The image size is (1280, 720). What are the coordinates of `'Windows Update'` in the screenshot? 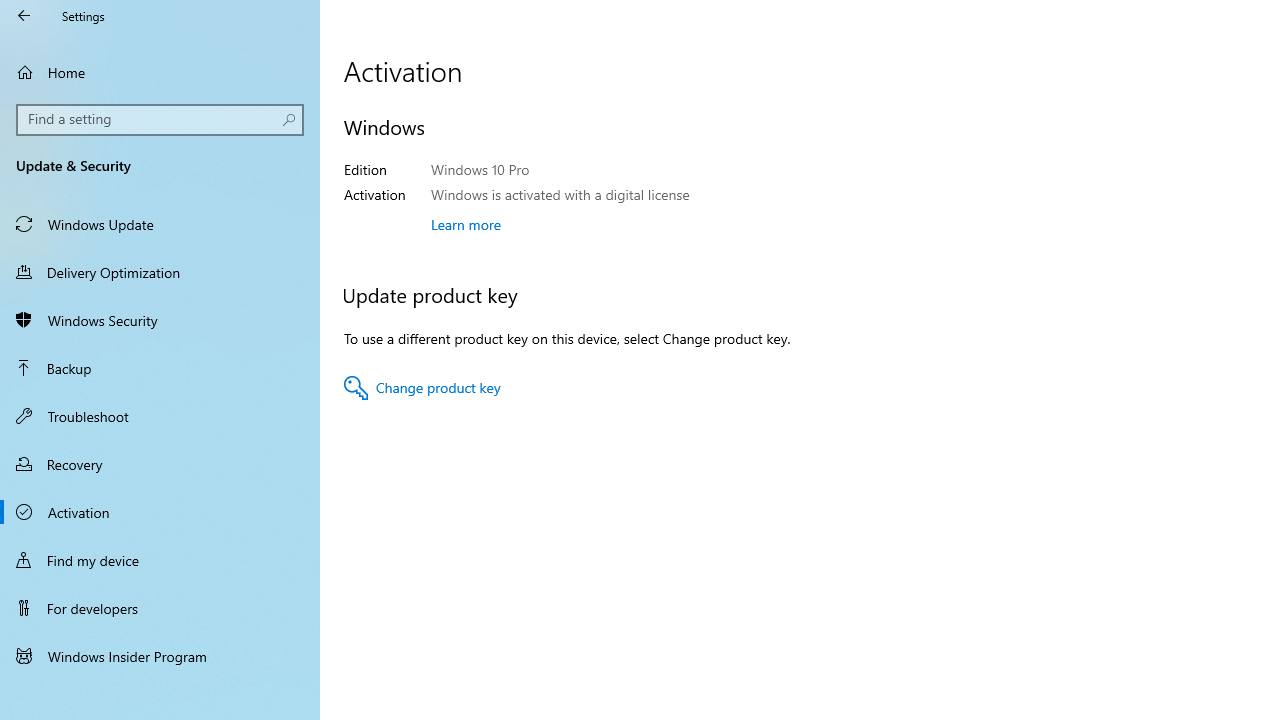 It's located at (160, 223).